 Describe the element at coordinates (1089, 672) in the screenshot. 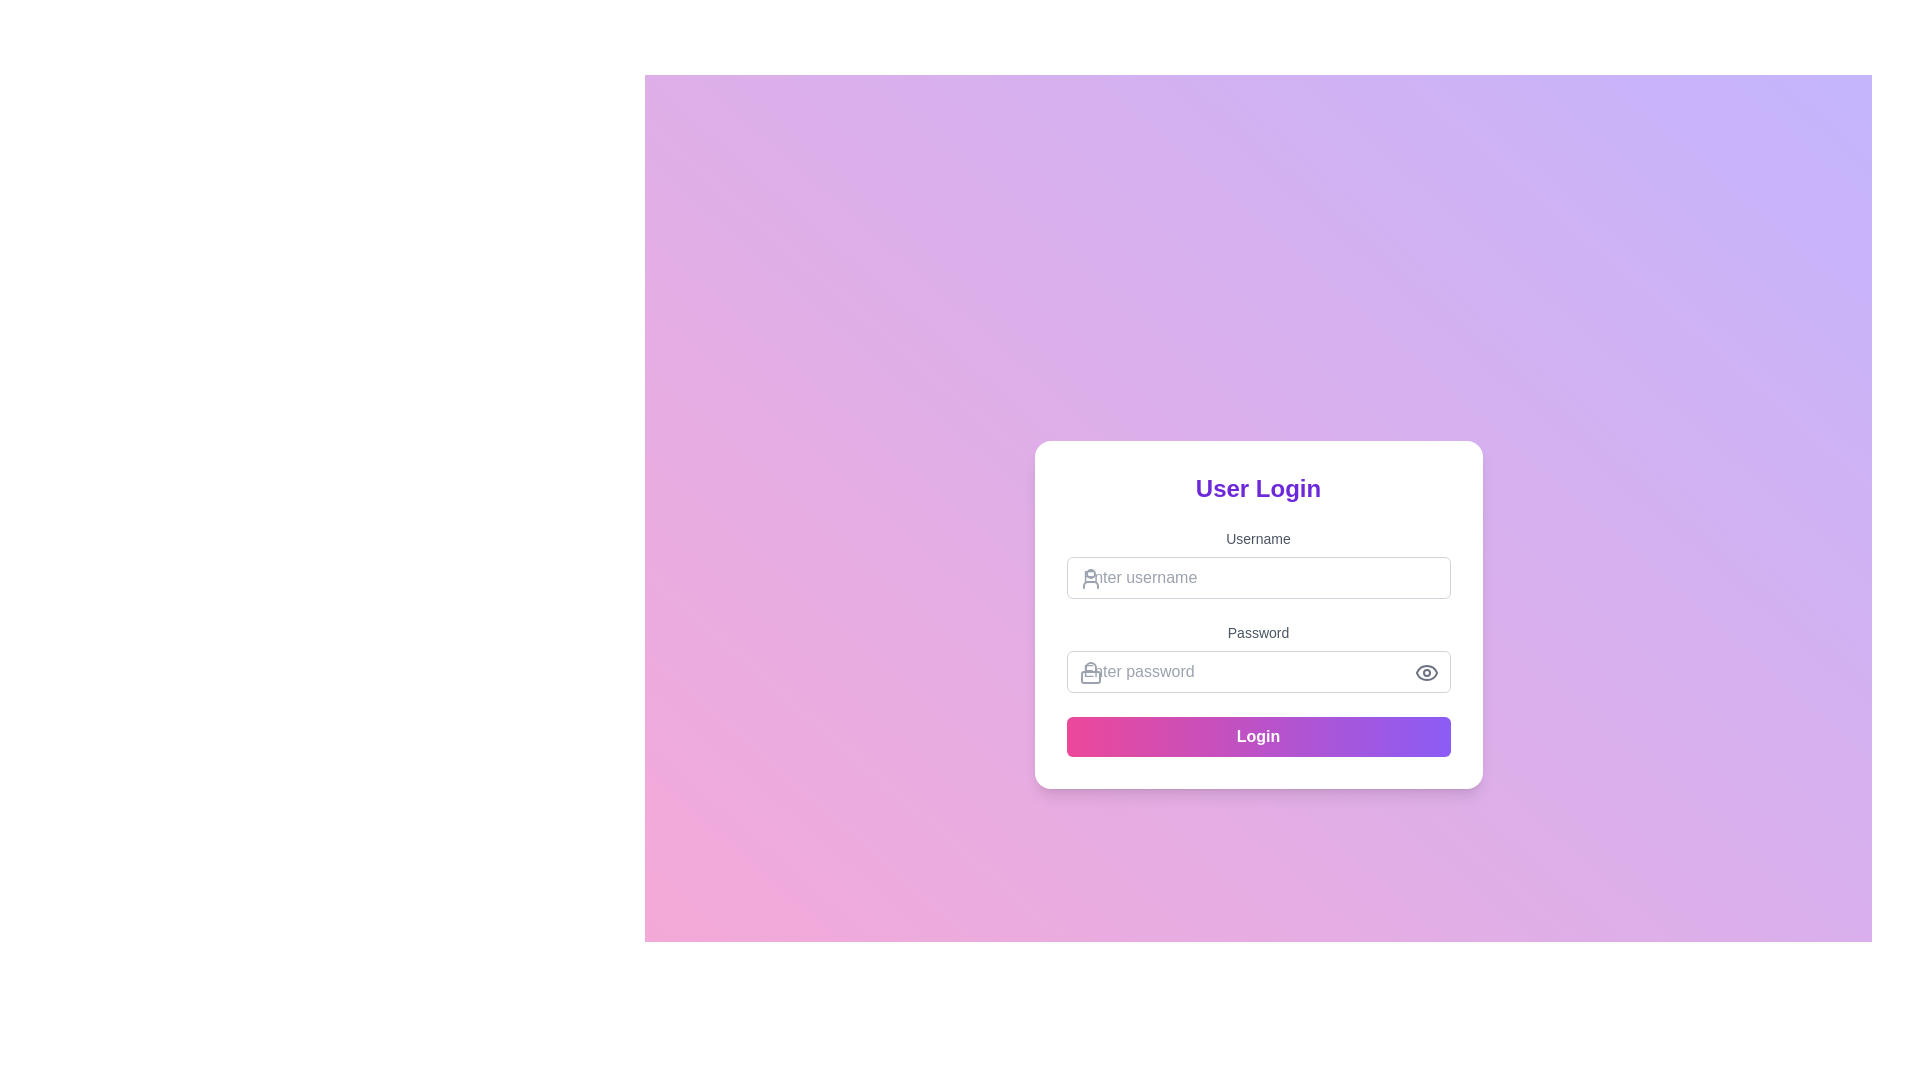

I see `the lock icon located inside the password input field, which serves as a visual indicator for the field's purpose` at that location.